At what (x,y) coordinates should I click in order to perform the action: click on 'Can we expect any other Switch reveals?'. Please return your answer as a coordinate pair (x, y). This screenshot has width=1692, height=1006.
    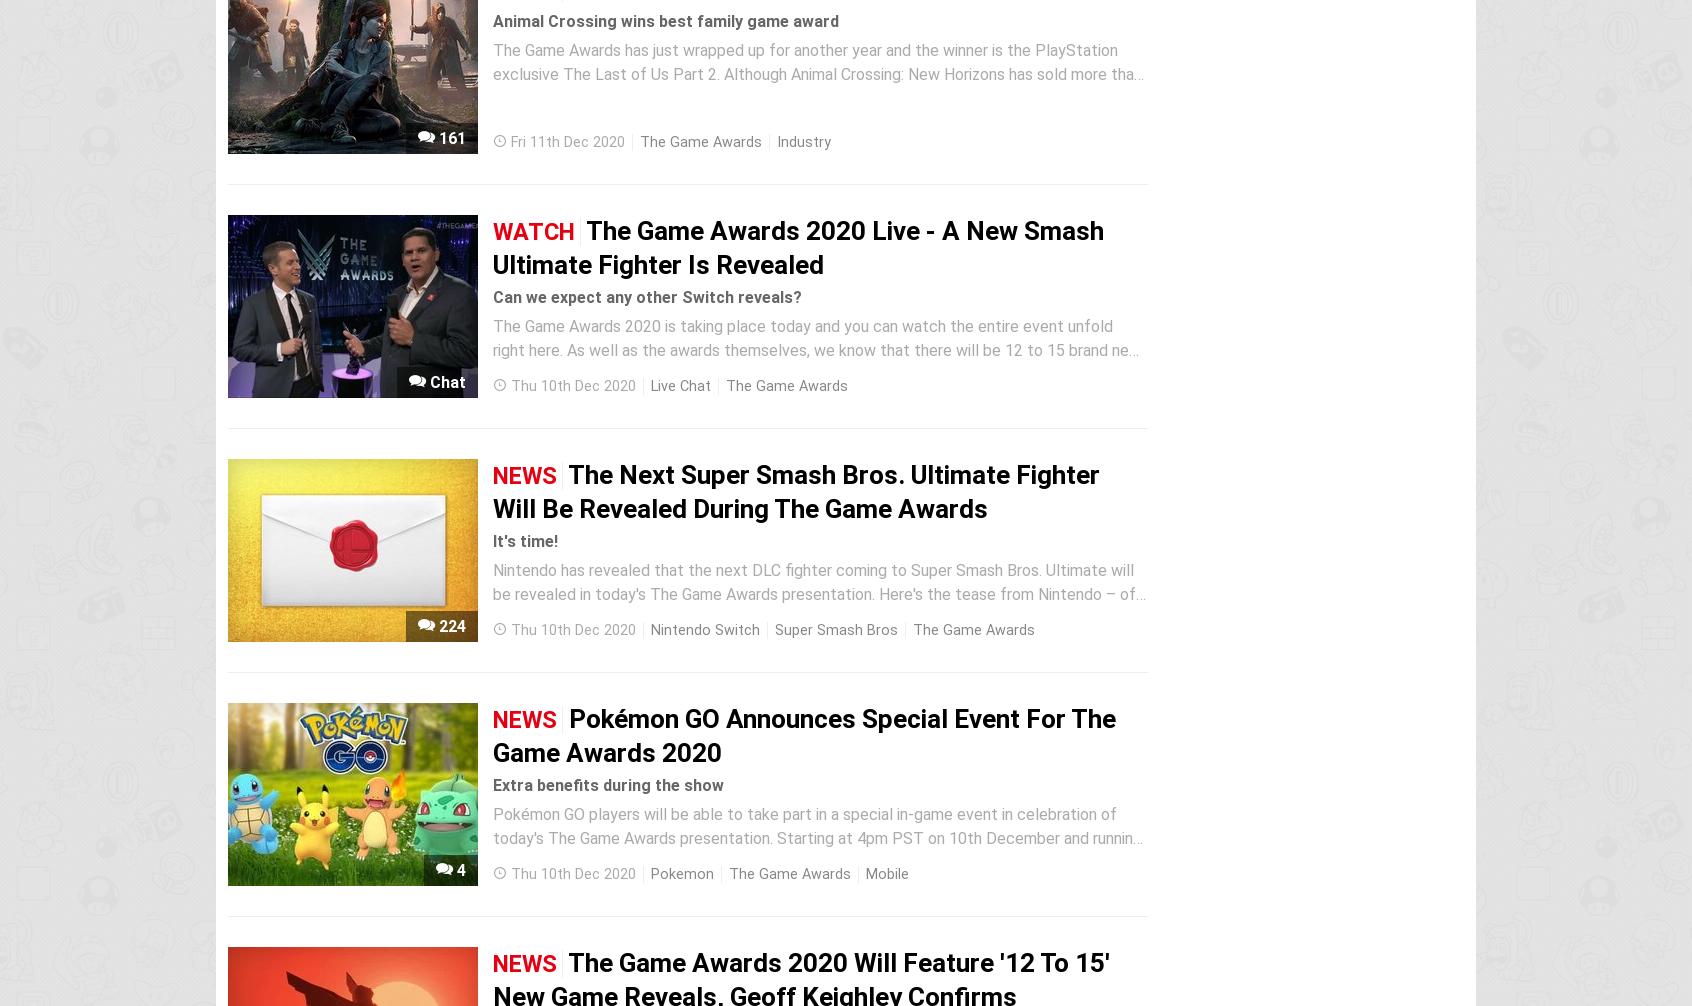
    Looking at the image, I should click on (647, 296).